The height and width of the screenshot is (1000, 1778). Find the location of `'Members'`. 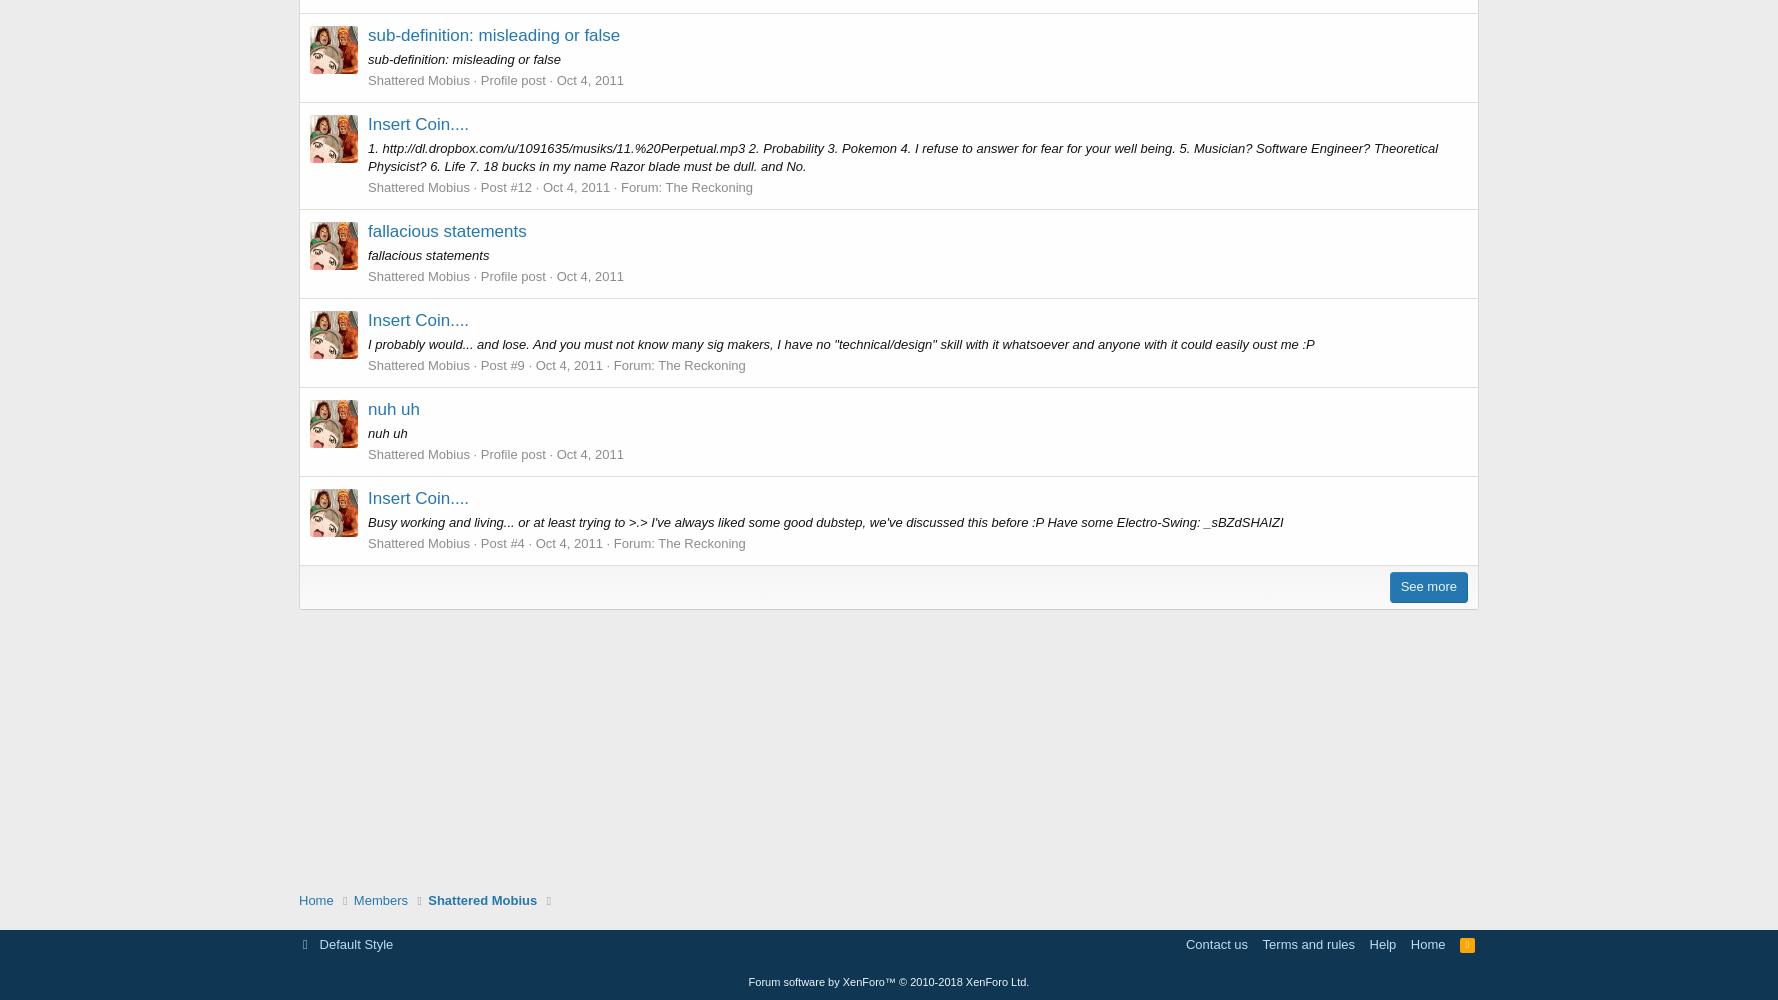

'Members' is located at coordinates (379, 899).